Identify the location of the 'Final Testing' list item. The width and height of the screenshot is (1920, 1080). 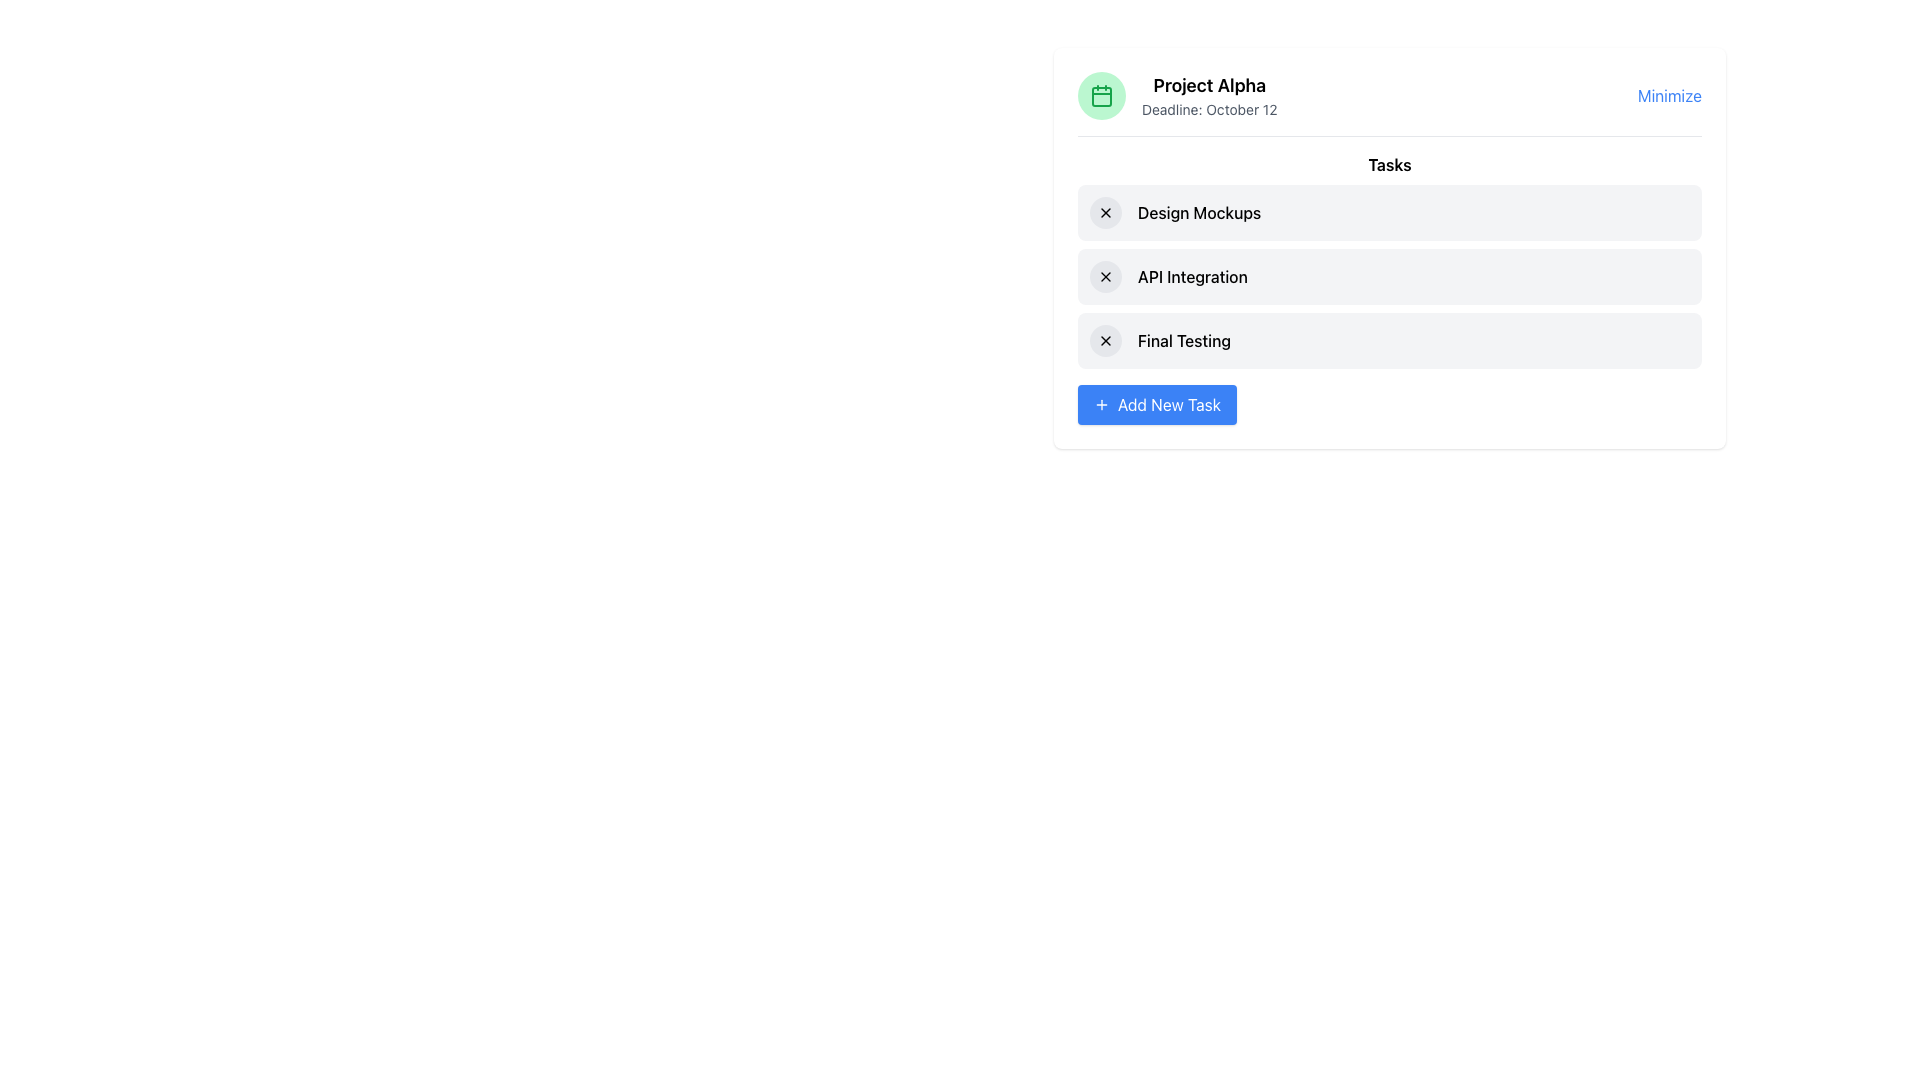
(1389, 339).